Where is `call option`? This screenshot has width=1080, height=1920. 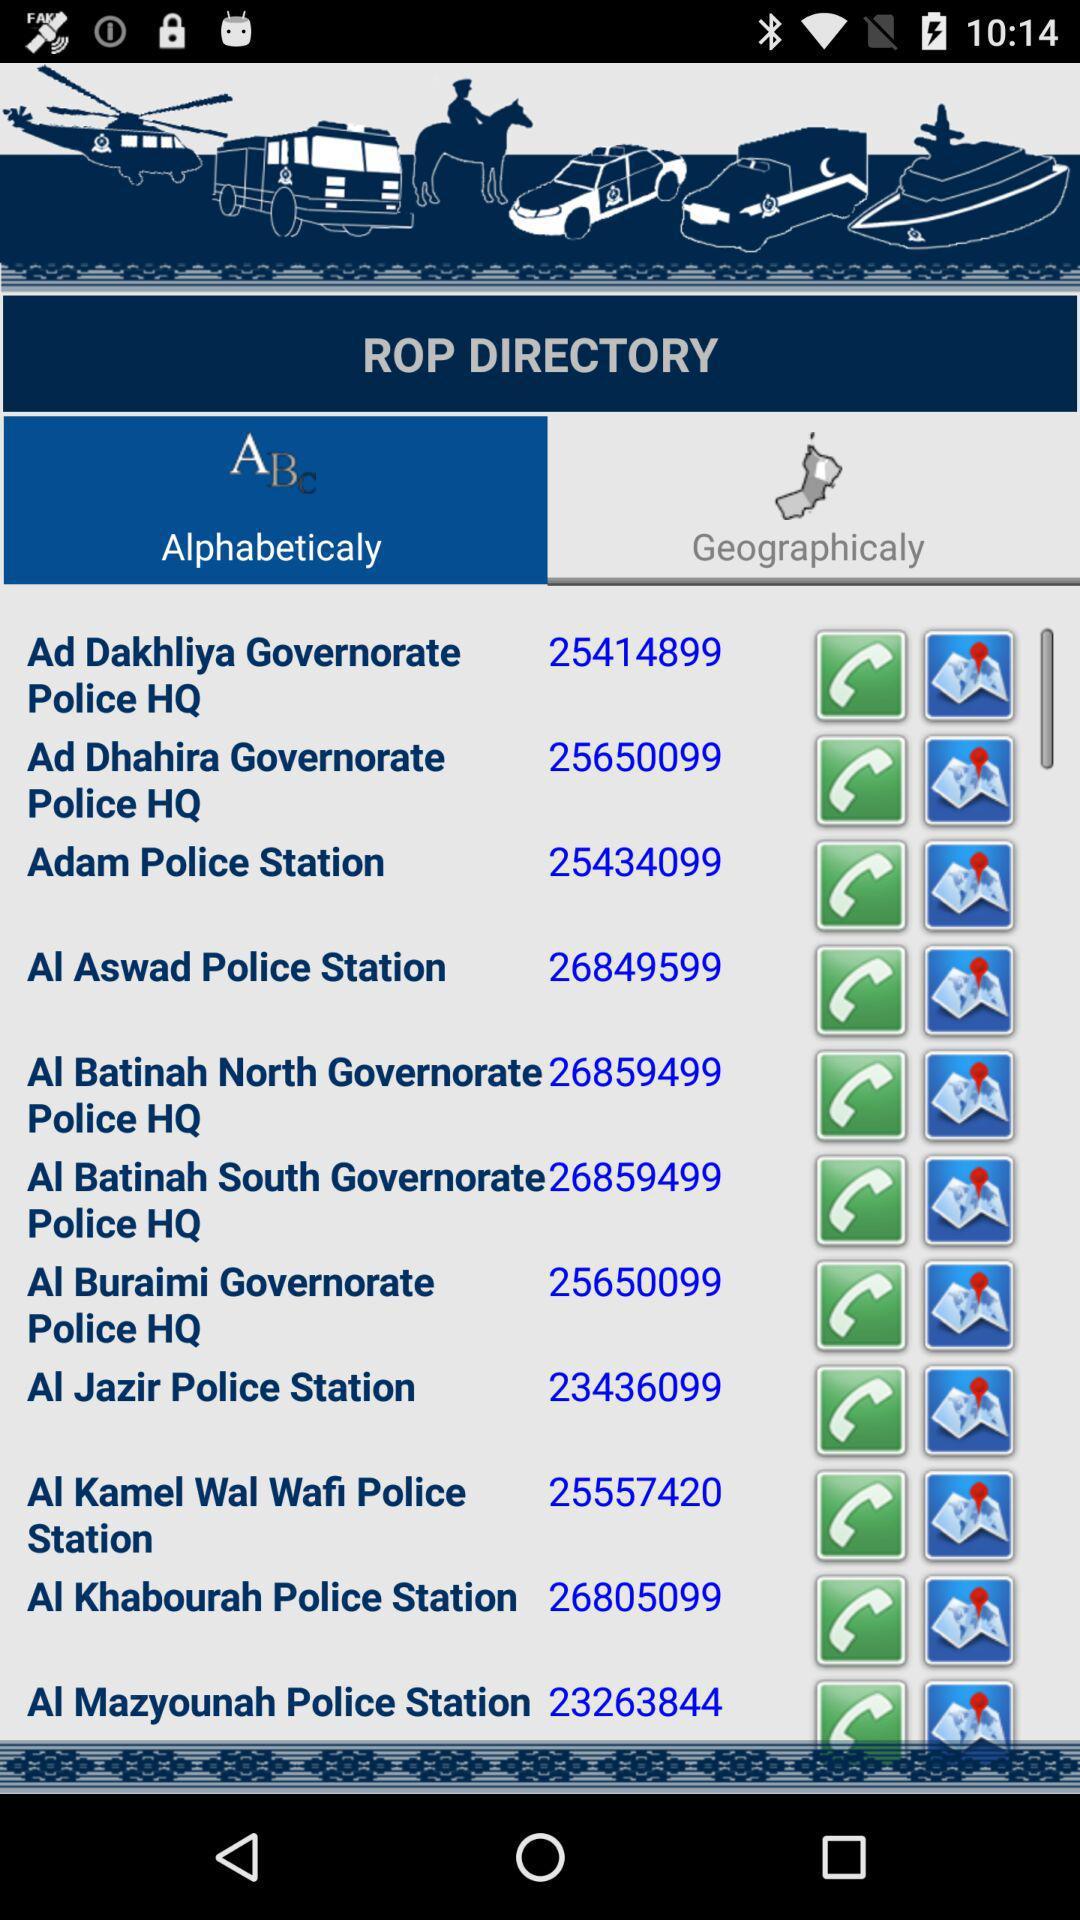 call option is located at coordinates (859, 885).